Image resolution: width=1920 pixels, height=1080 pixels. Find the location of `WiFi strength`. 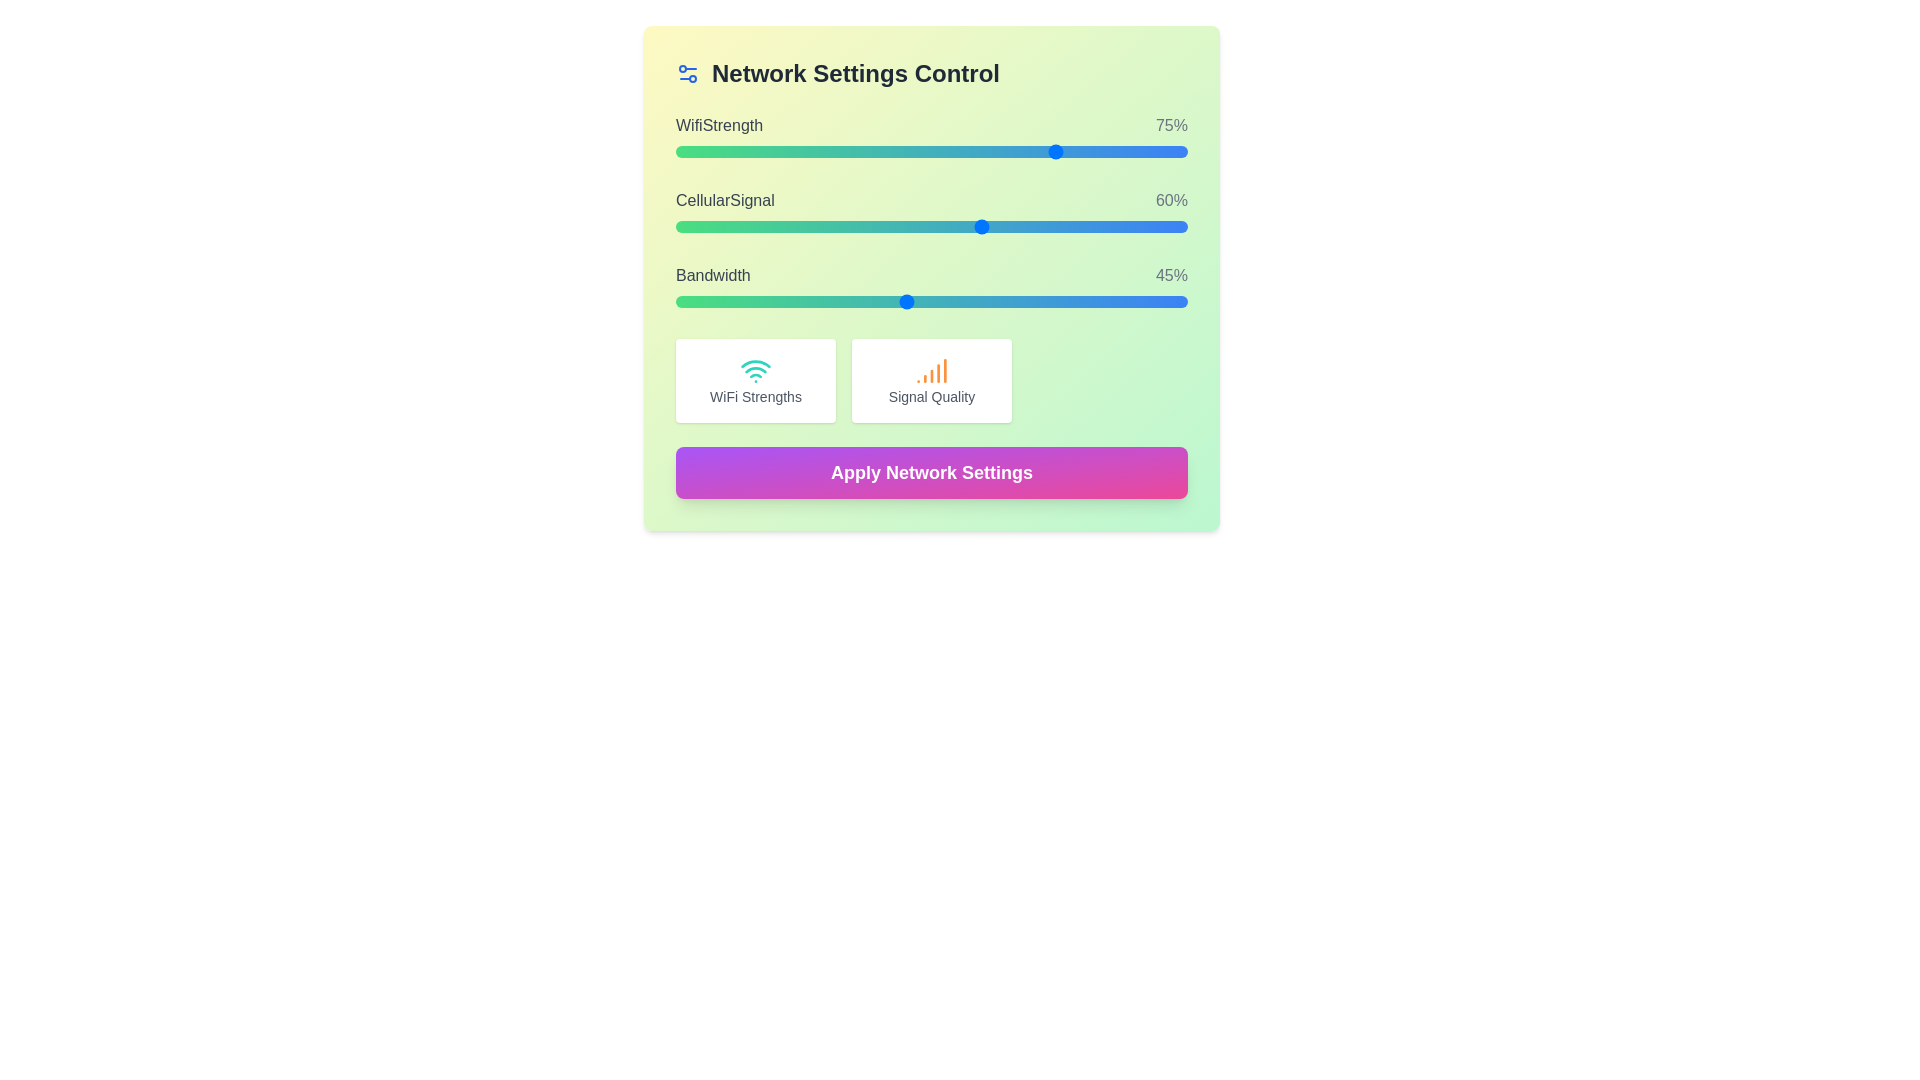

WiFi strength is located at coordinates (998, 150).